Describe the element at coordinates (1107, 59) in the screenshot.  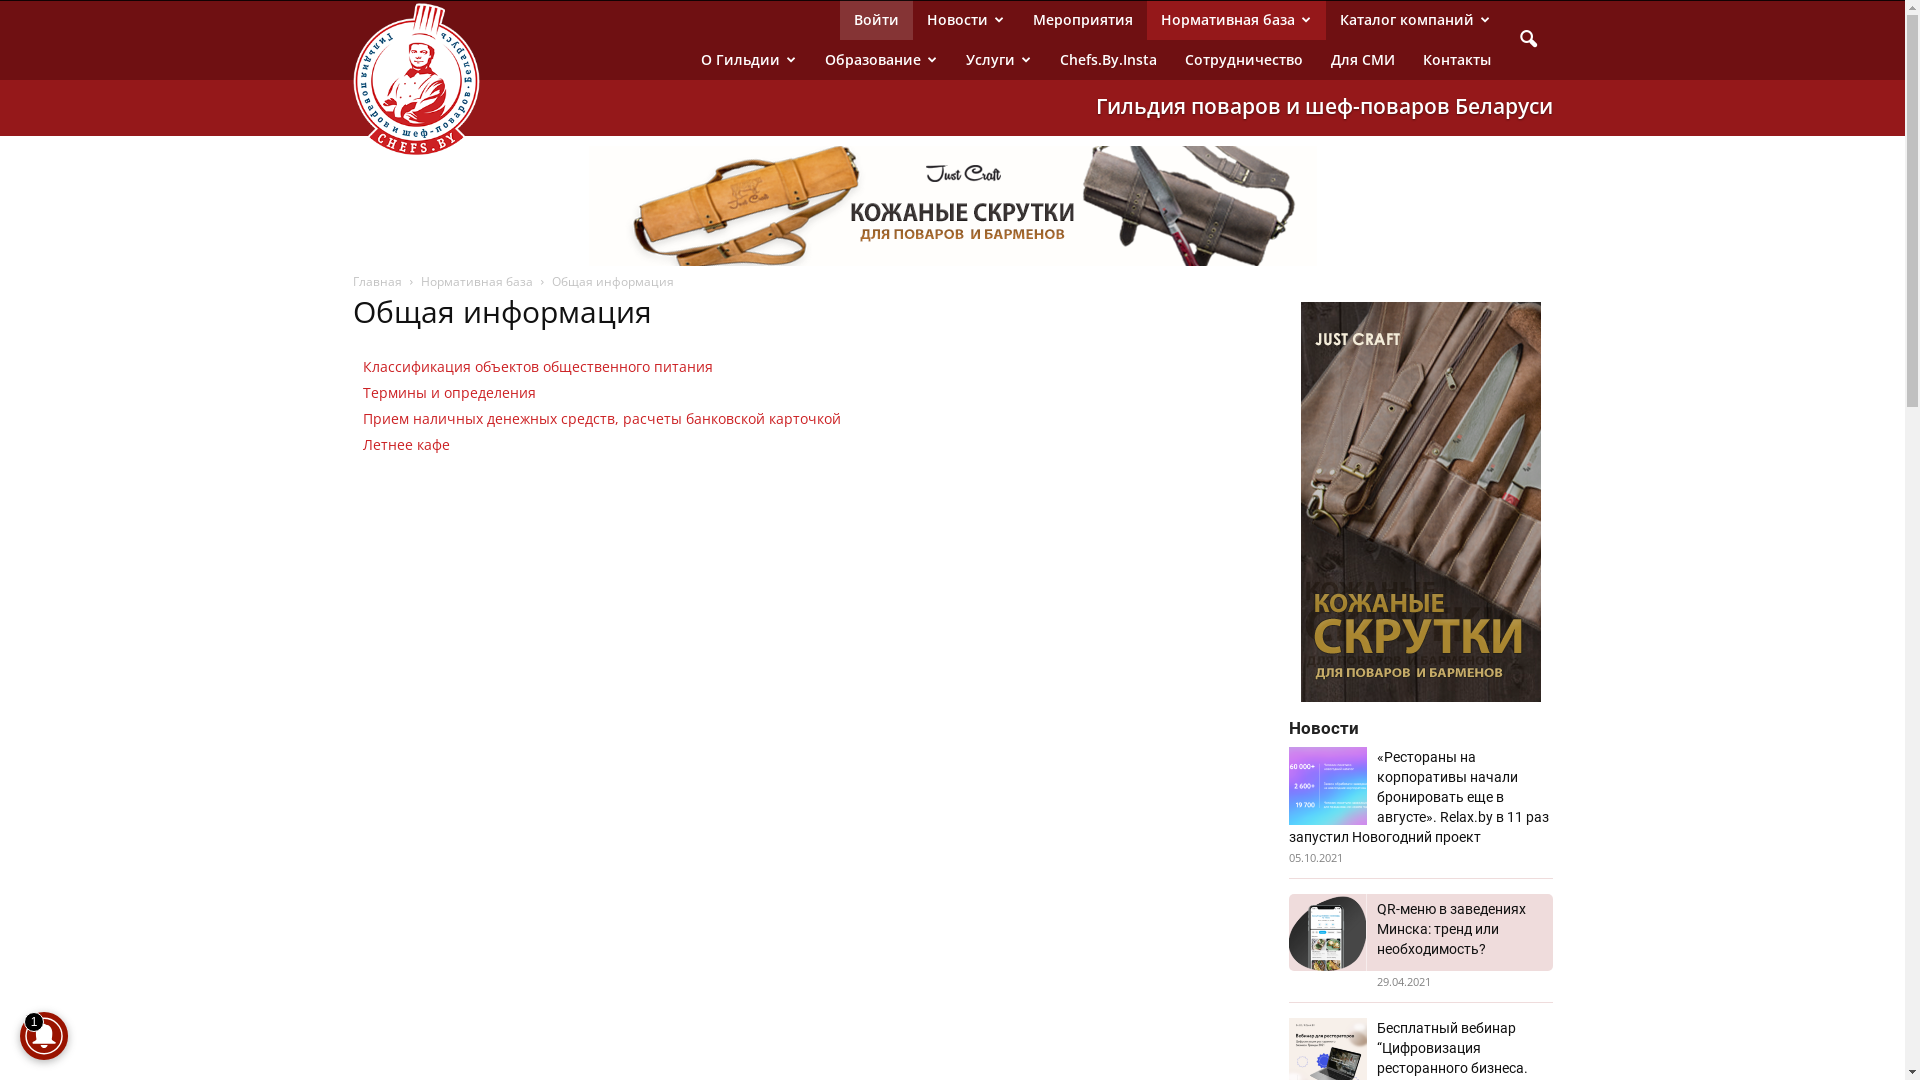
I see `'Chefs.By.Insta'` at that location.